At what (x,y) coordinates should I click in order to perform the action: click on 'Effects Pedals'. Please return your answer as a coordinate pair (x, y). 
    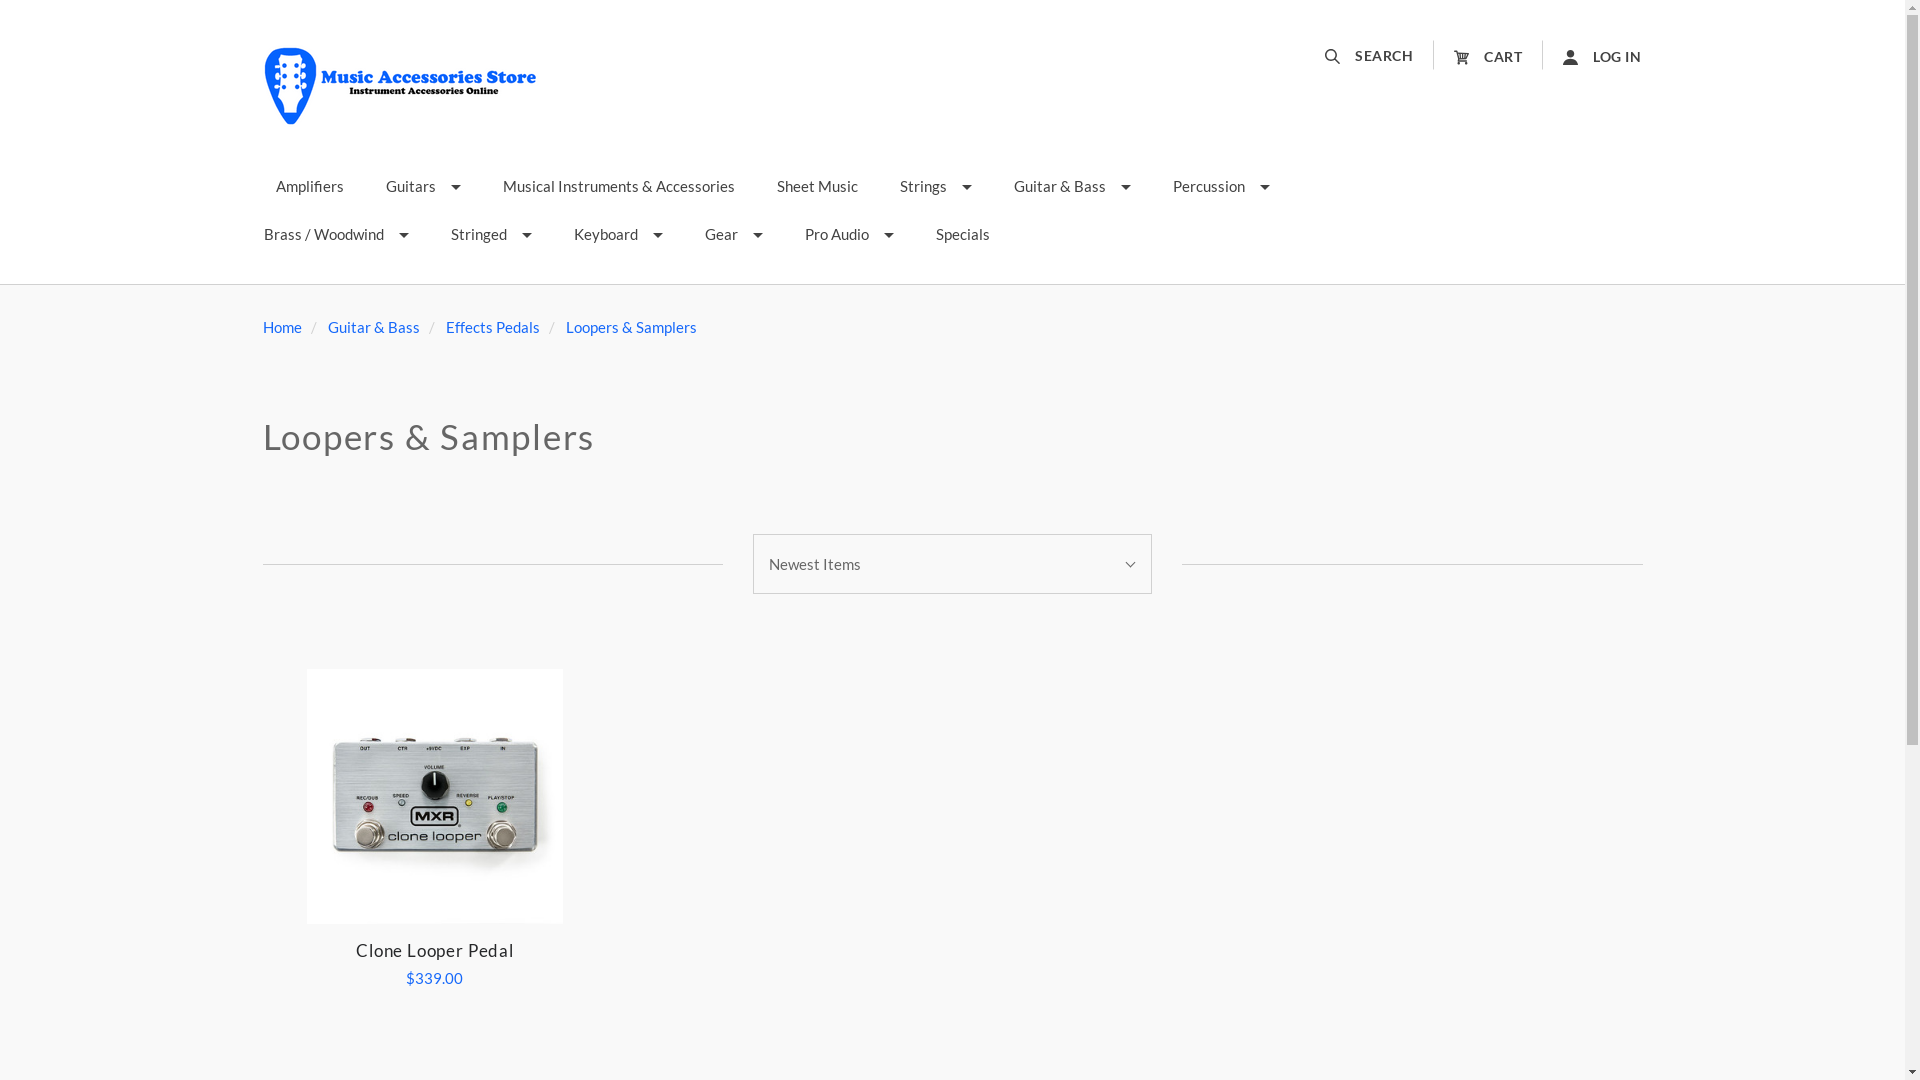
    Looking at the image, I should click on (493, 326).